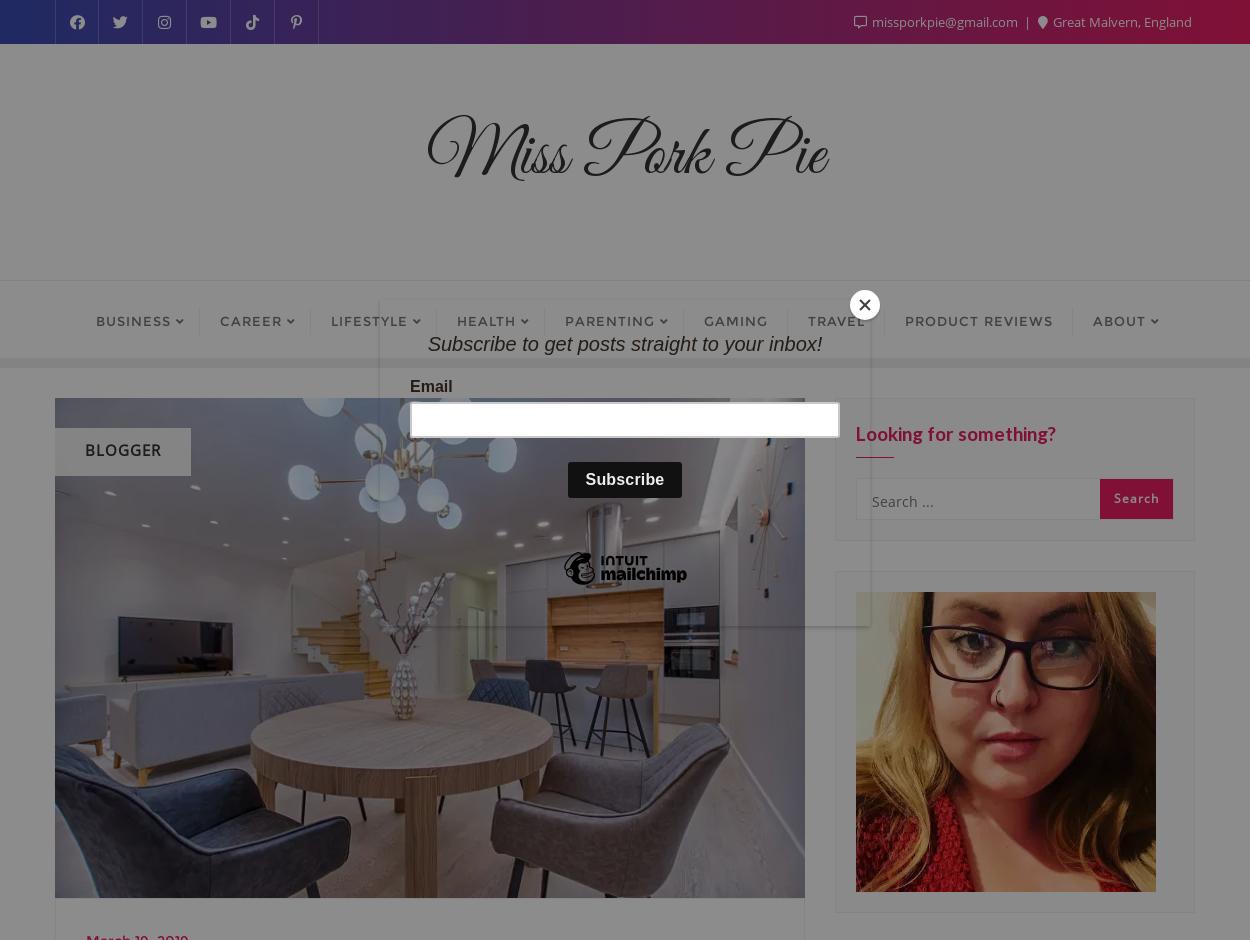 Image resolution: width=1250 pixels, height=940 pixels. Describe the element at coordinates (1050, 21) in the screenshot. I see `'Great Malvern, England'` at that location.